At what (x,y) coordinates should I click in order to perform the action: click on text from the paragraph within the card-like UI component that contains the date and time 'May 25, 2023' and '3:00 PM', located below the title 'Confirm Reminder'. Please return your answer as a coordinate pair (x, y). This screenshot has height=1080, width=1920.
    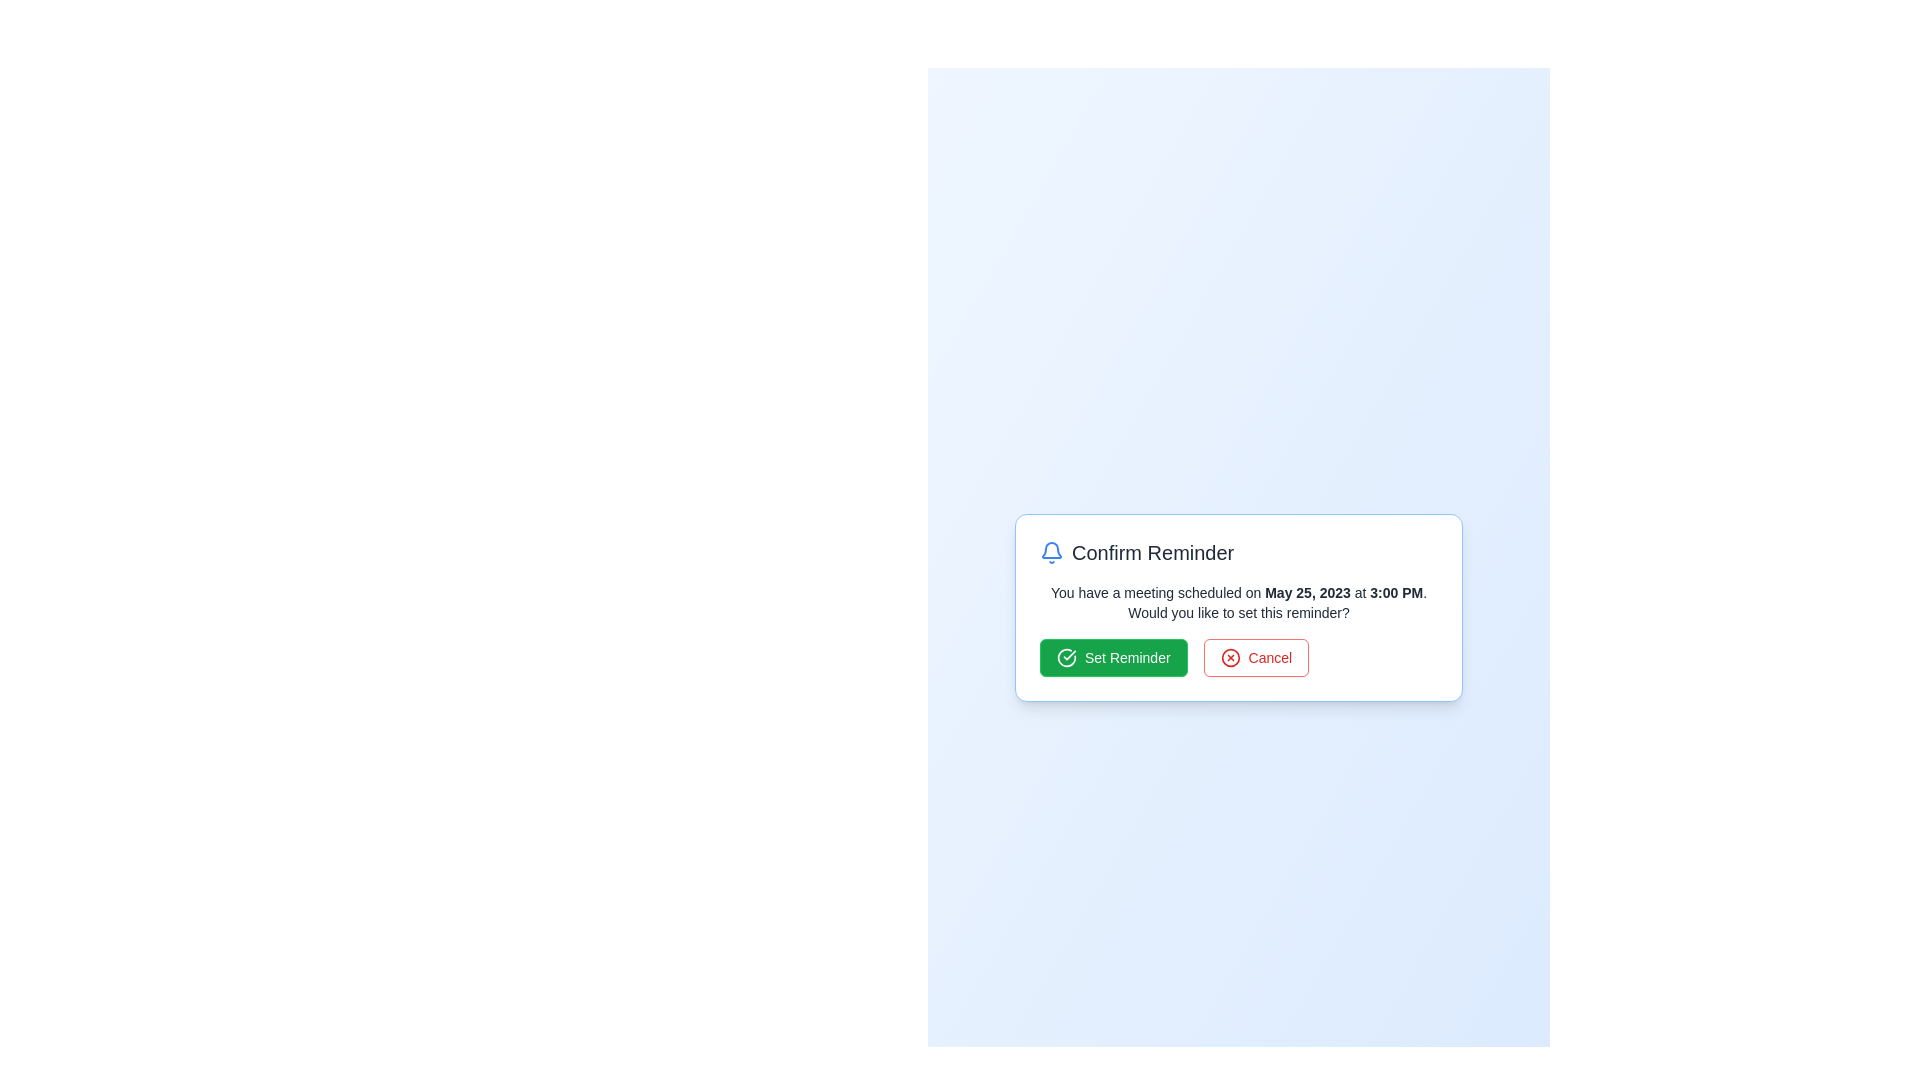
    Looking at the image, I should click on (1237, 601).